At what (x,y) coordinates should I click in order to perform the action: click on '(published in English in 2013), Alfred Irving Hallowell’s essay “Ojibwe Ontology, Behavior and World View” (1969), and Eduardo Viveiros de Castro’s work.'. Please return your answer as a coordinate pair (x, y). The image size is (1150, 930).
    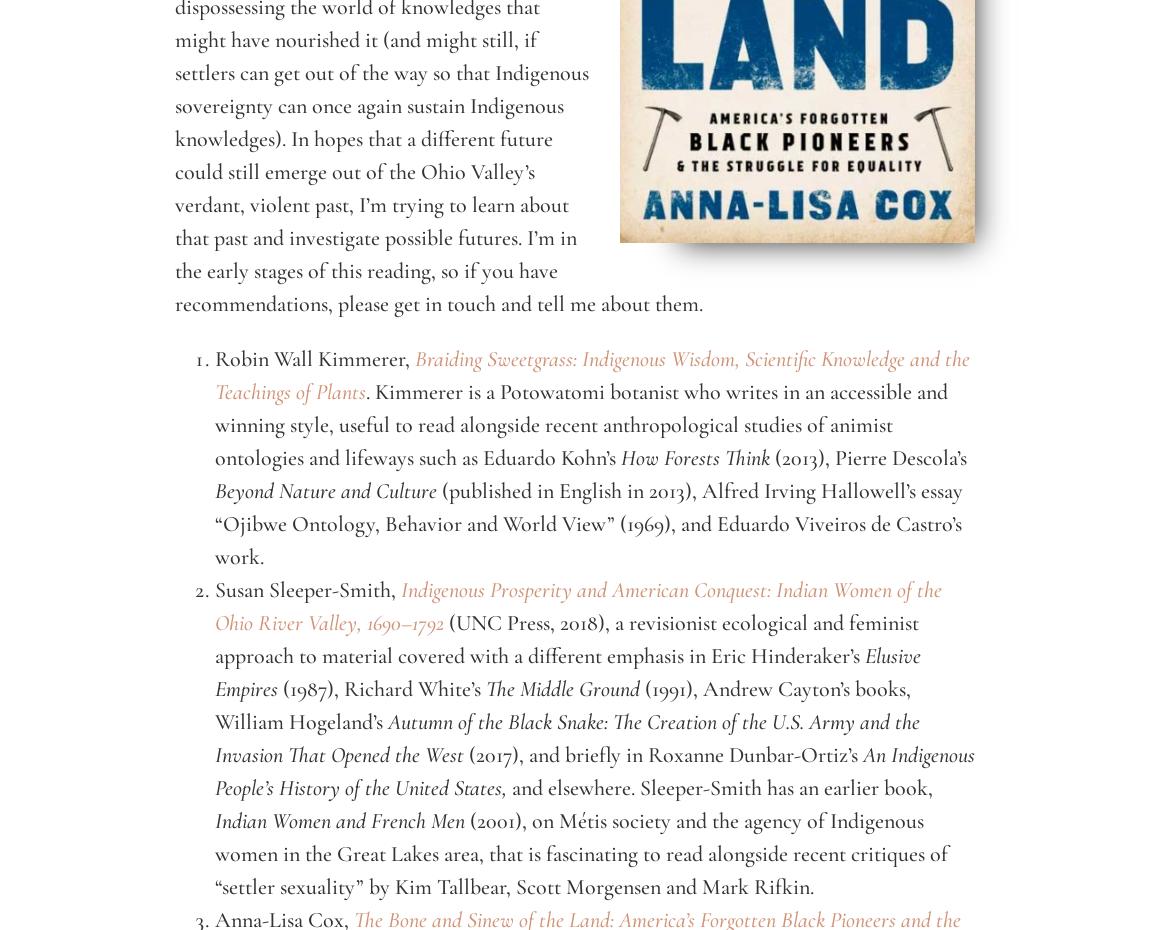
    Looking at the image, I should click on (588, 522).